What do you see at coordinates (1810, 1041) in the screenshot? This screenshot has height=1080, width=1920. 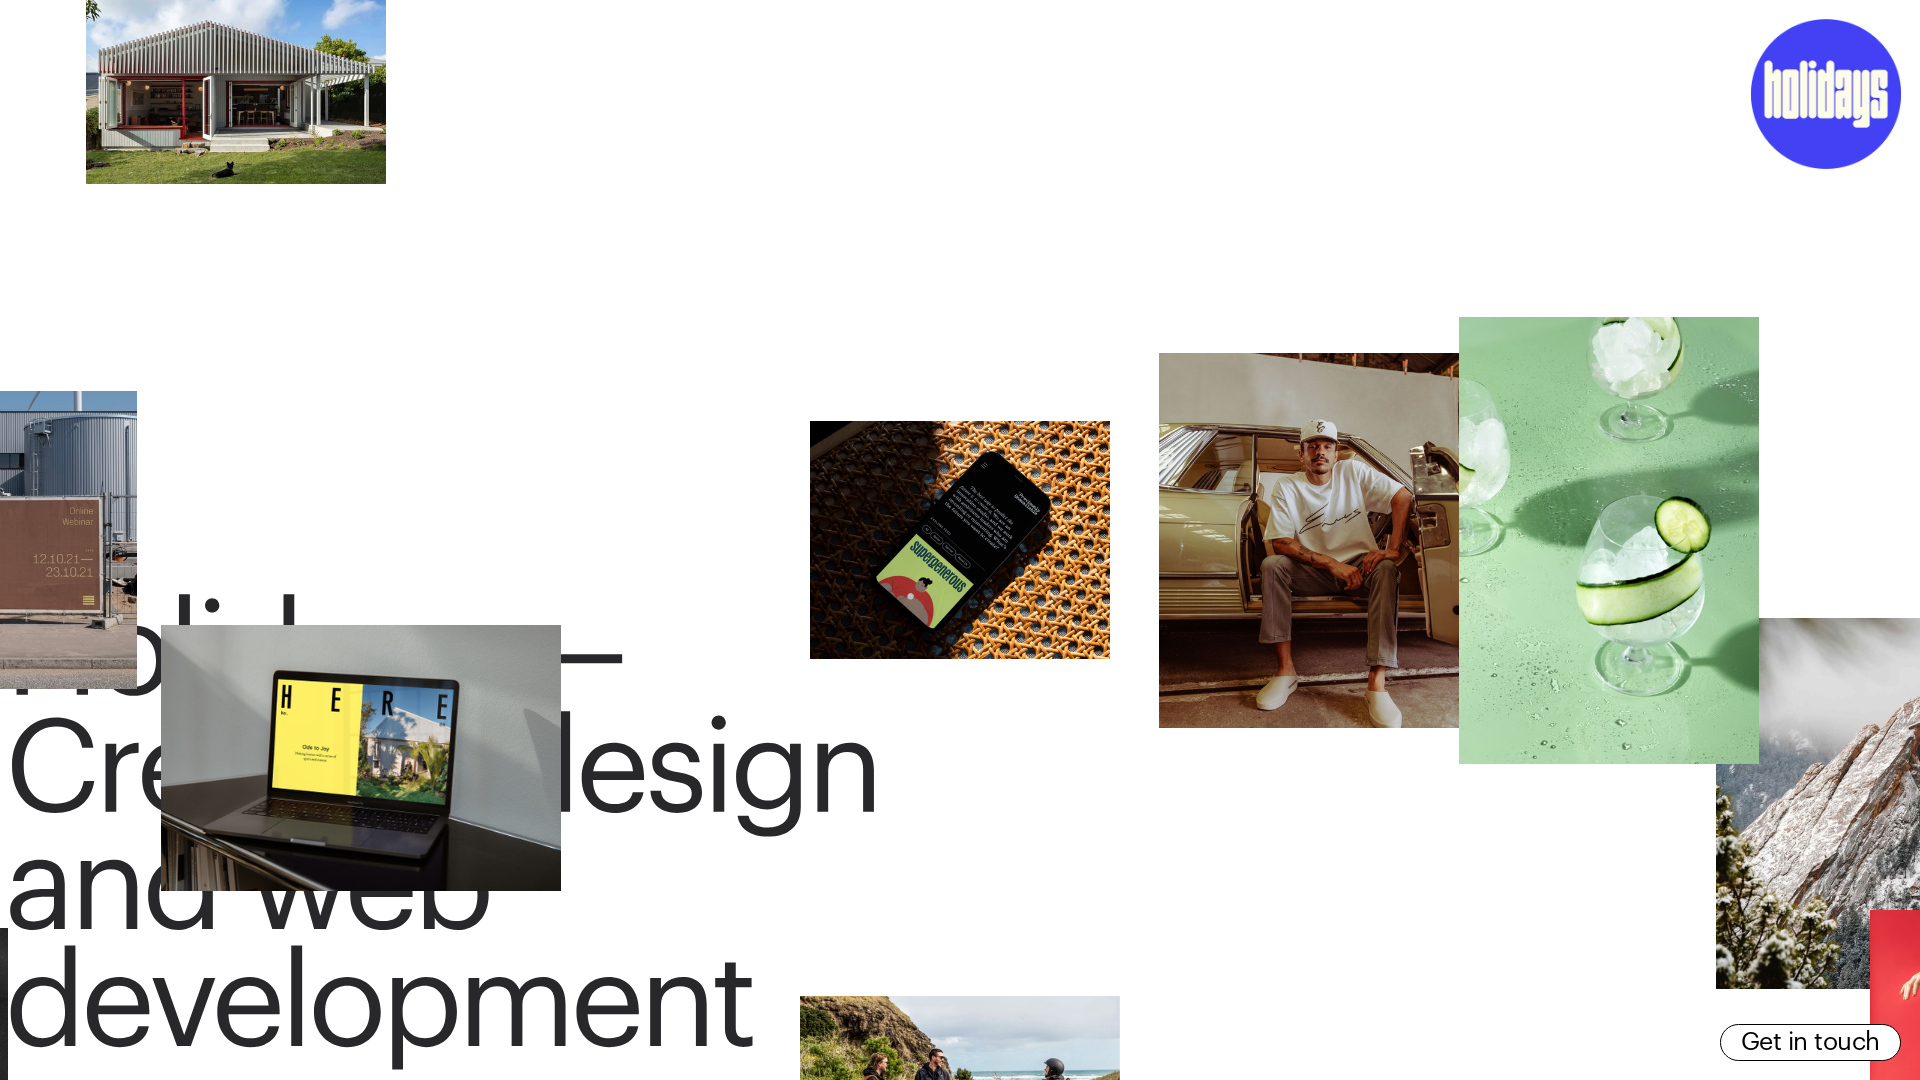 I see `'Get in touch'` at bounding box center [1810, 1041].